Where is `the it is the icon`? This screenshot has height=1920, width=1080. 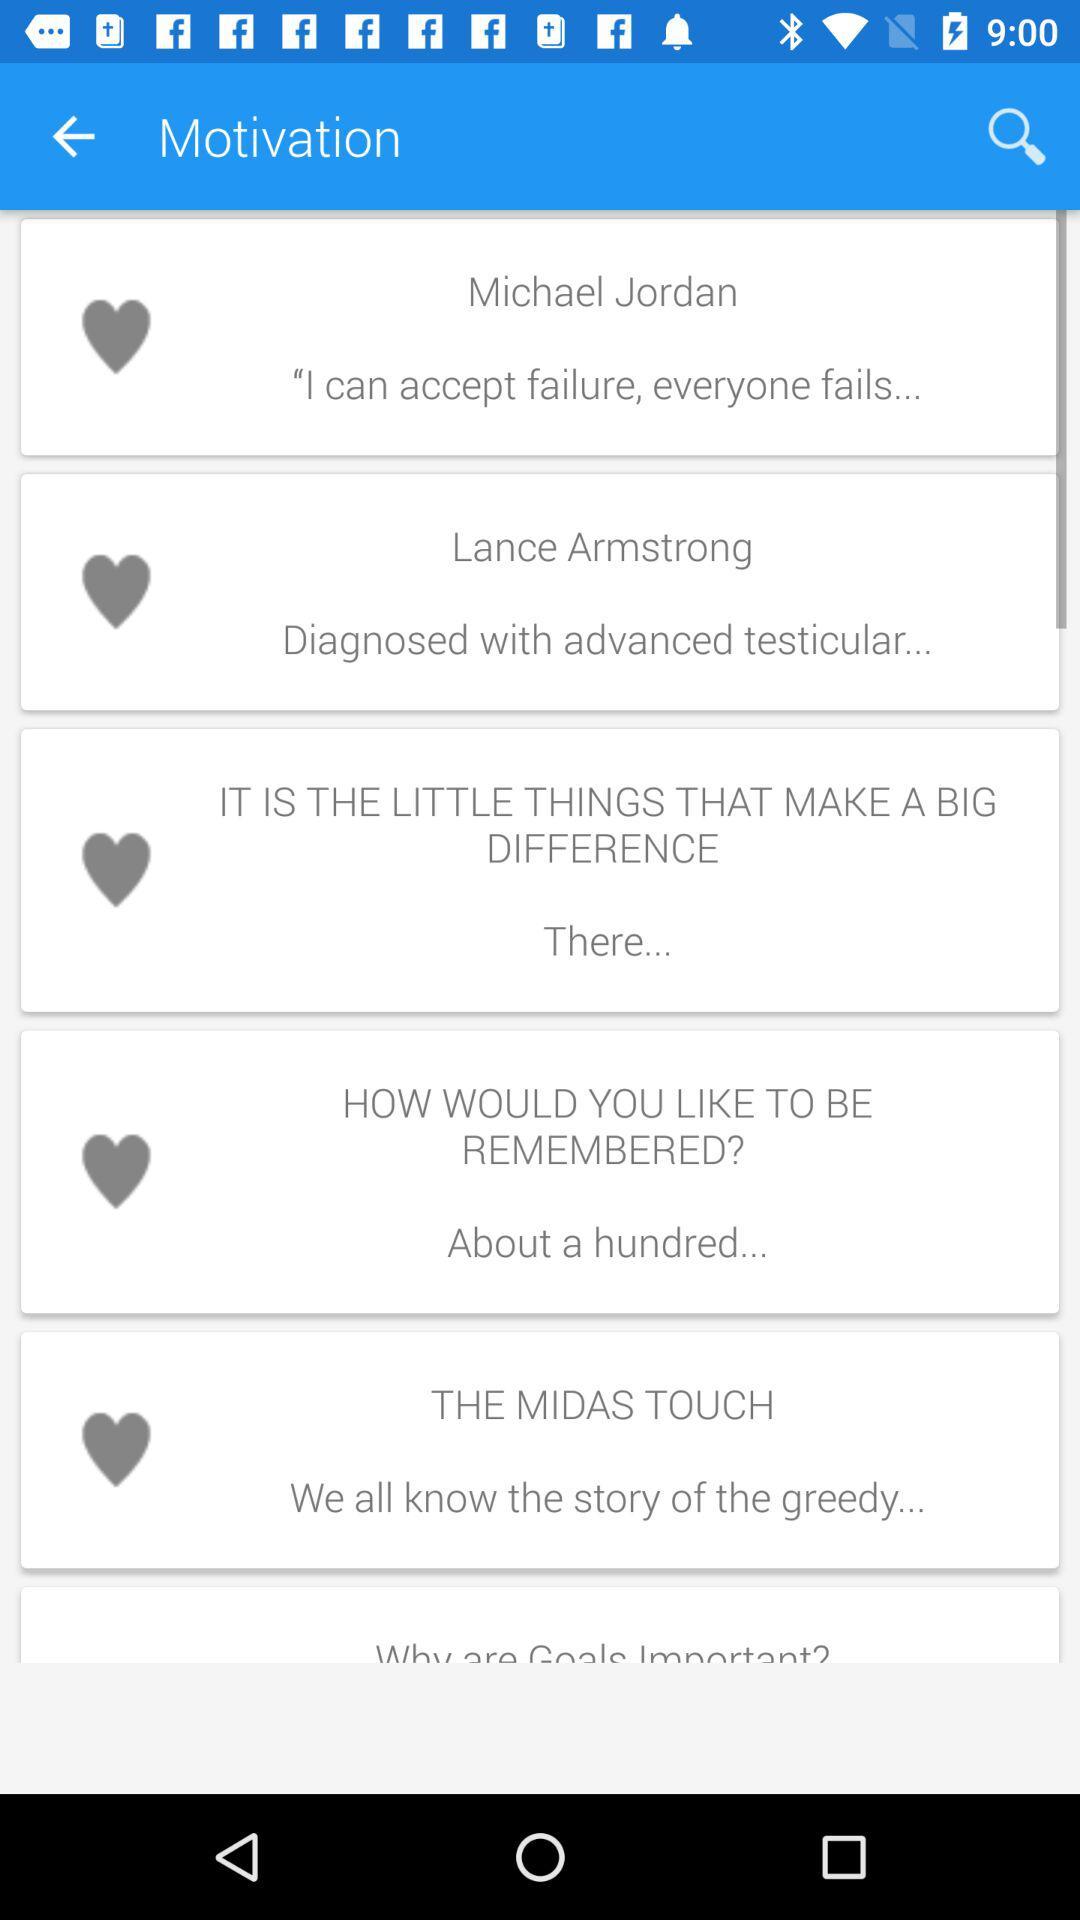 the it is the icon is located at coordinates (606, 870).